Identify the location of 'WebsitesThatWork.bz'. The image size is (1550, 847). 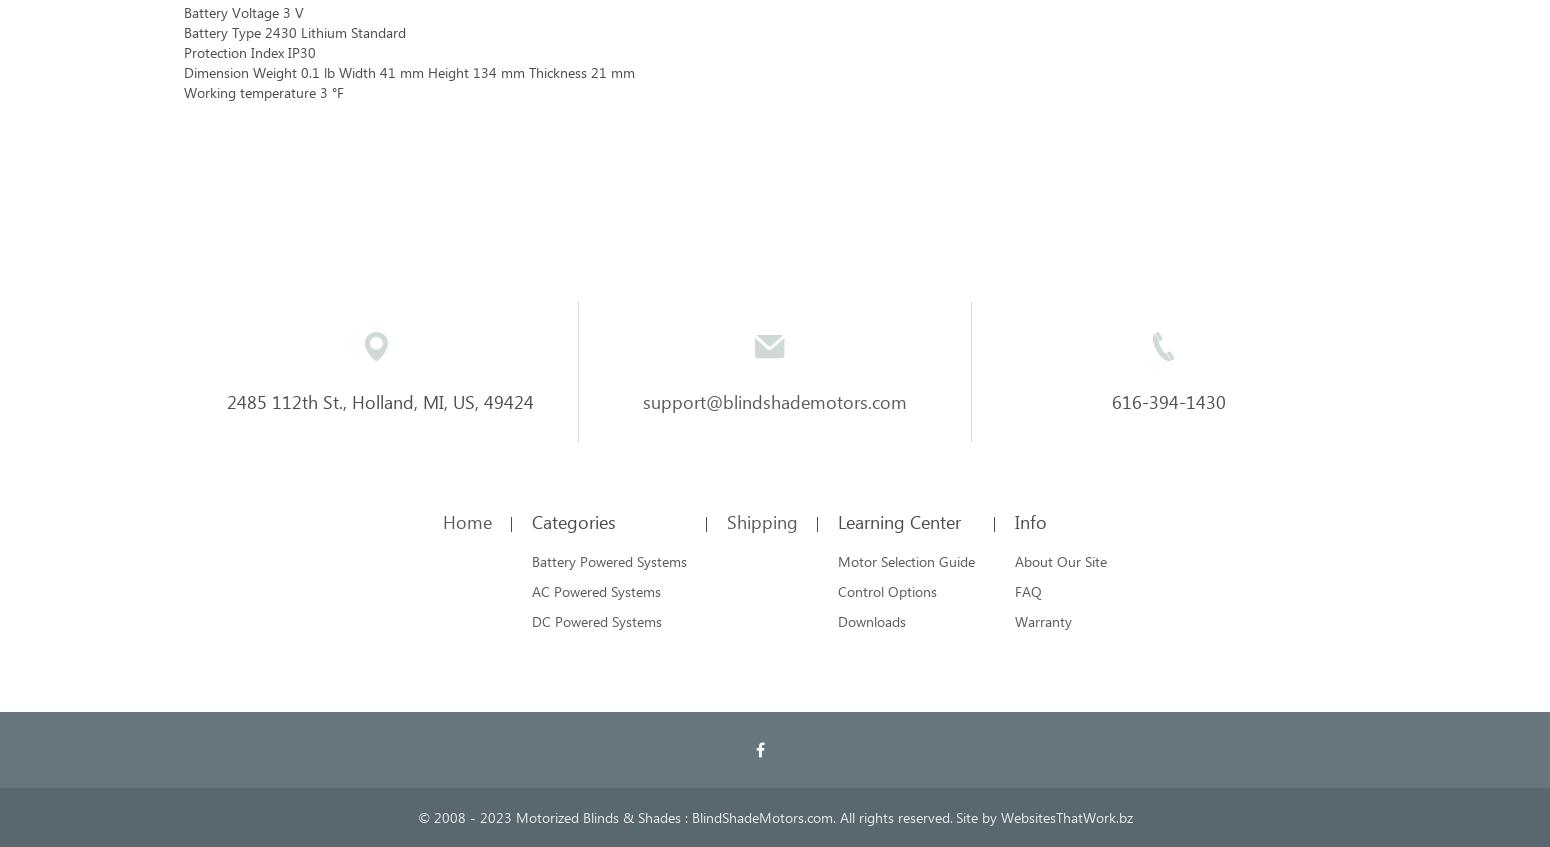
(999, 817).